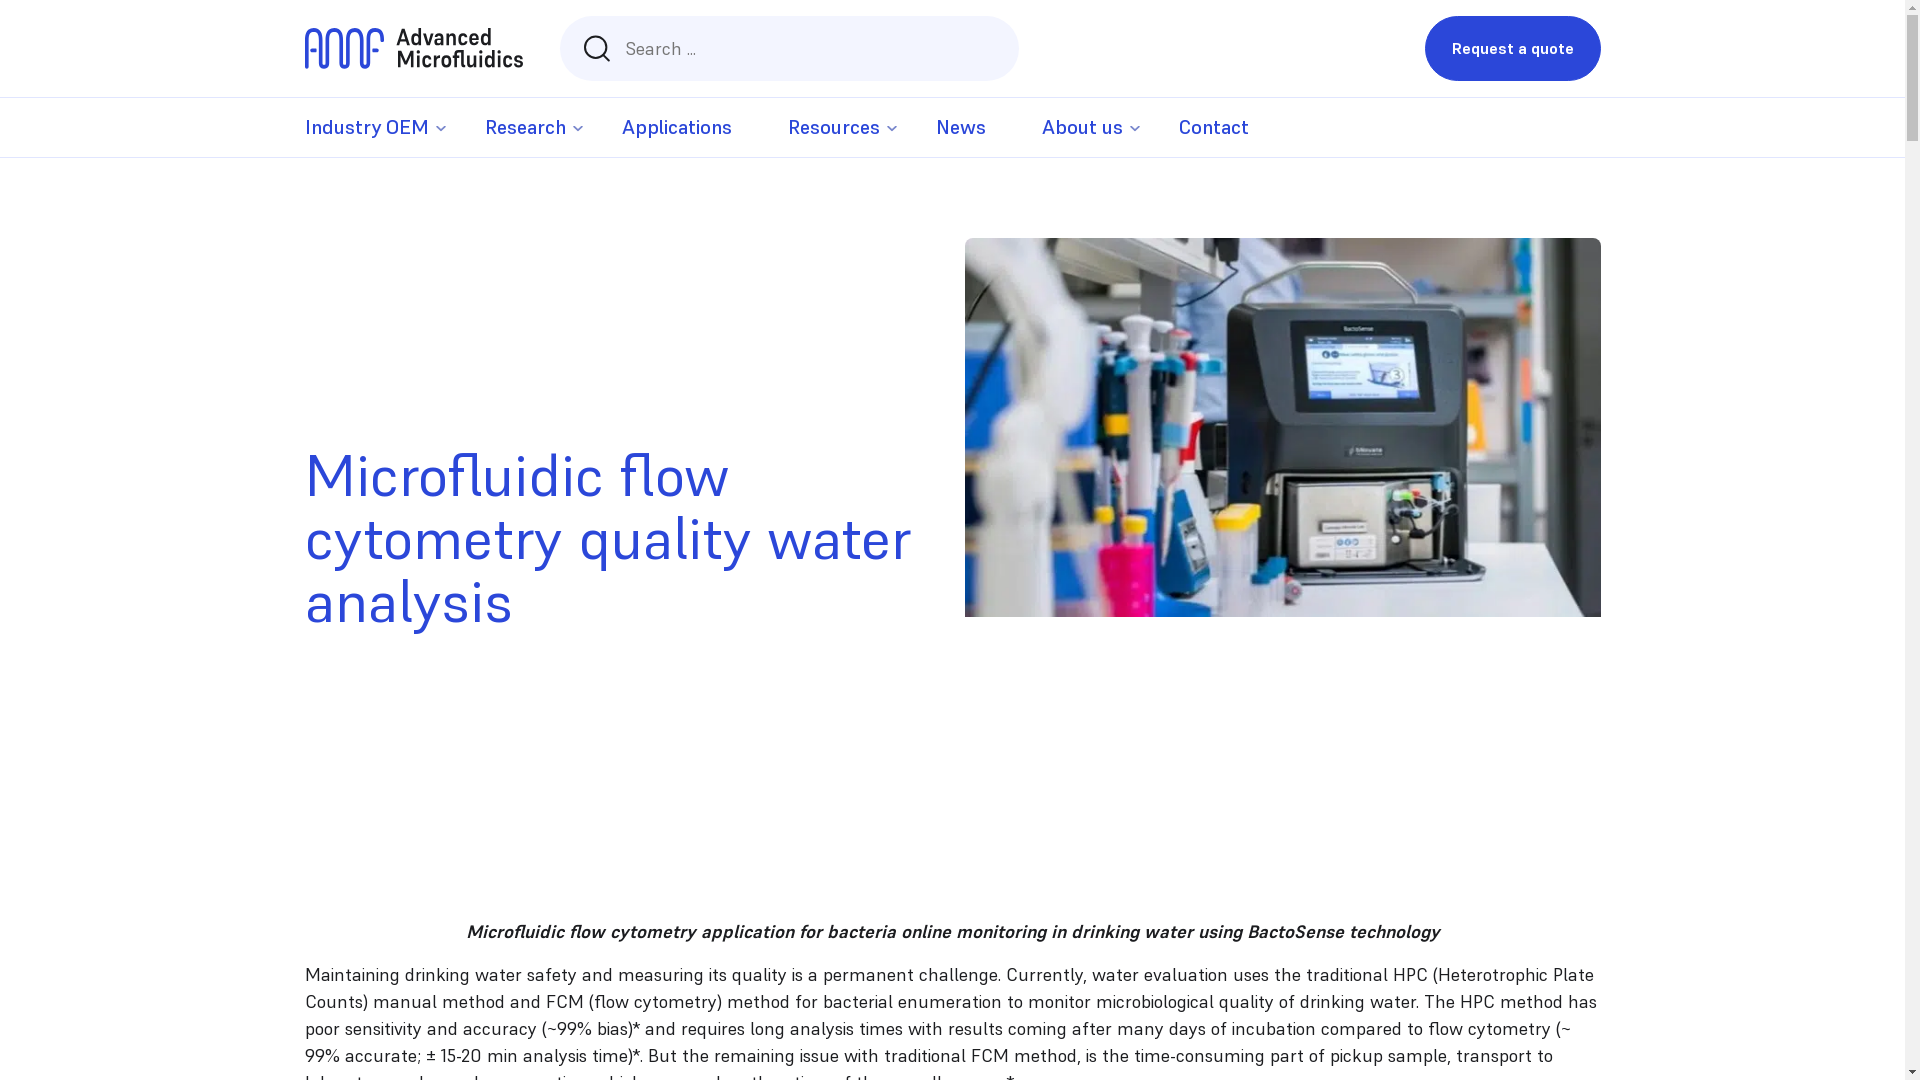 The height and width of the screenshot is (1080, 1920). What do you see at coordinates (1040, 127) in the screenshot?
I see `'About us'` at bounding box center [1040, 127].